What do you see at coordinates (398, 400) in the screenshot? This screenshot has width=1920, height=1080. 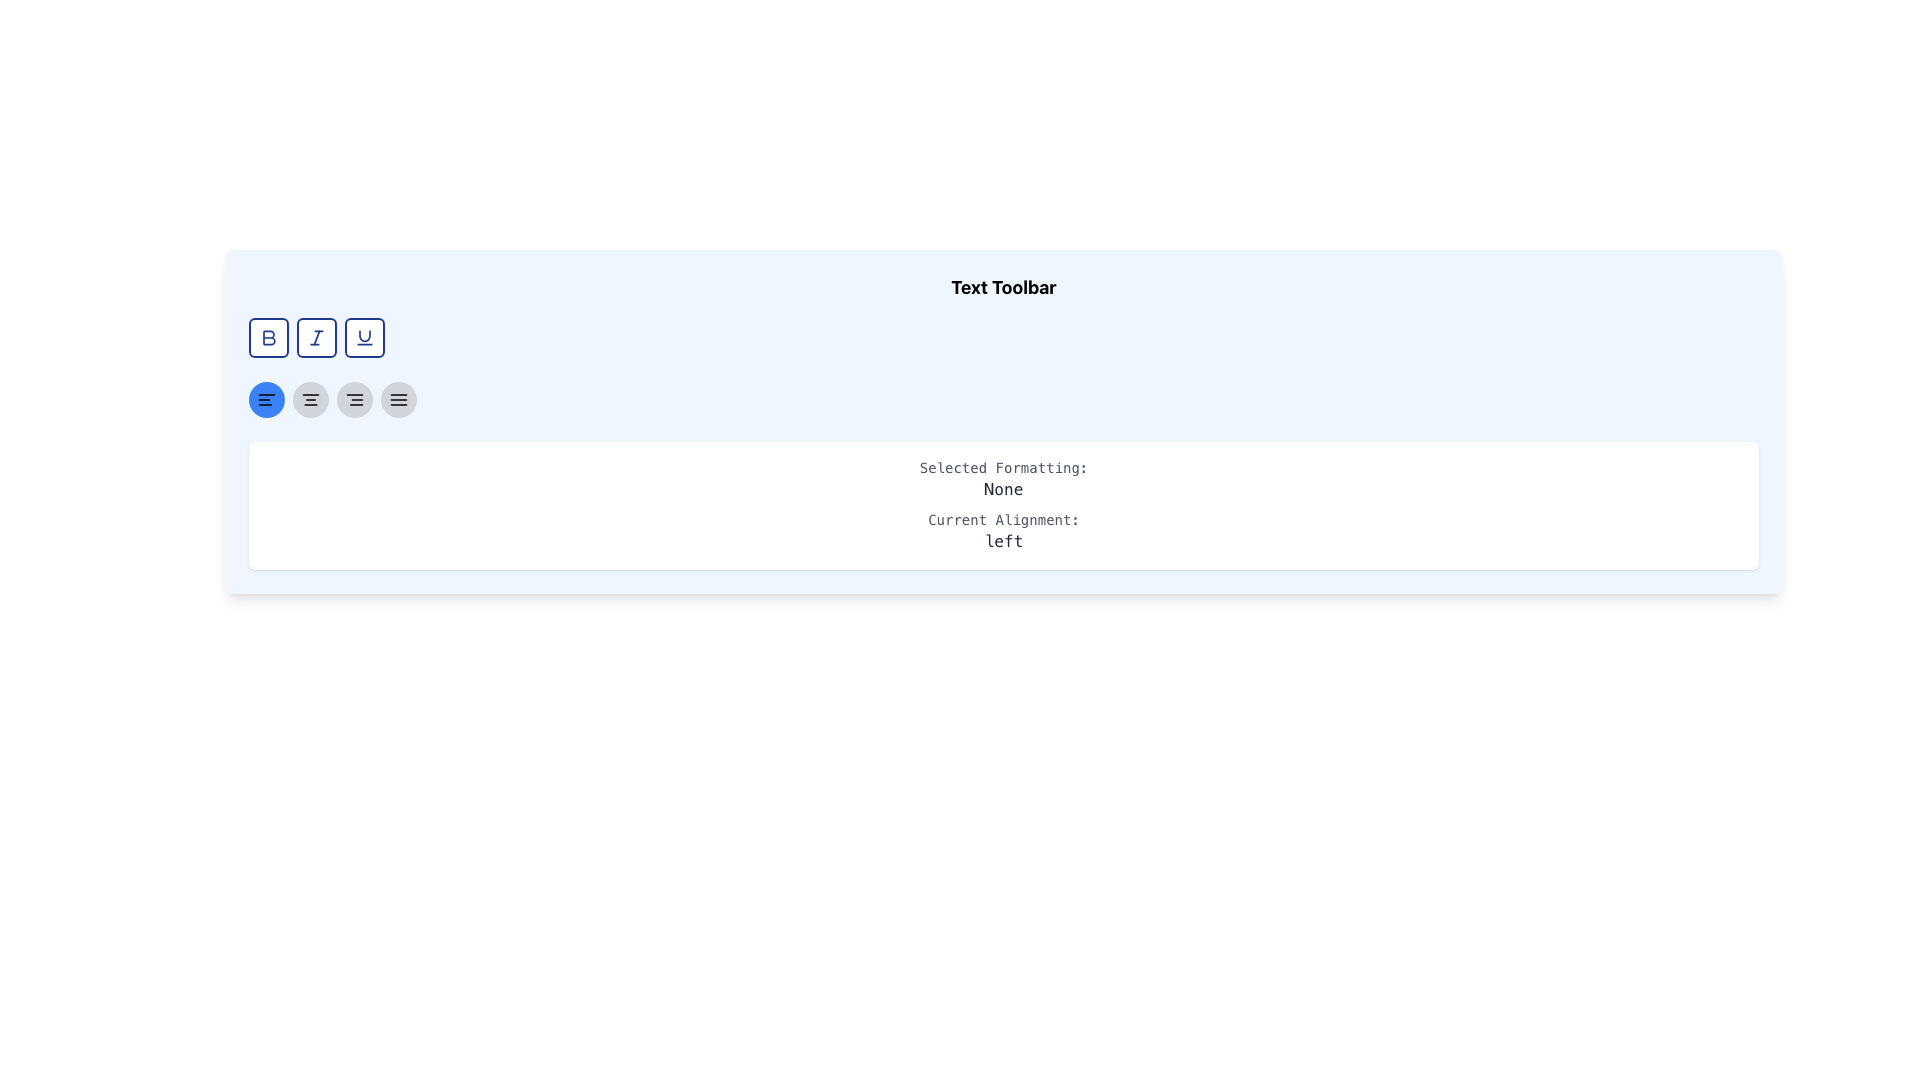 I see `the fifth button in the horizontal toolbar for text alignment options` at bounding box center [398, 400].